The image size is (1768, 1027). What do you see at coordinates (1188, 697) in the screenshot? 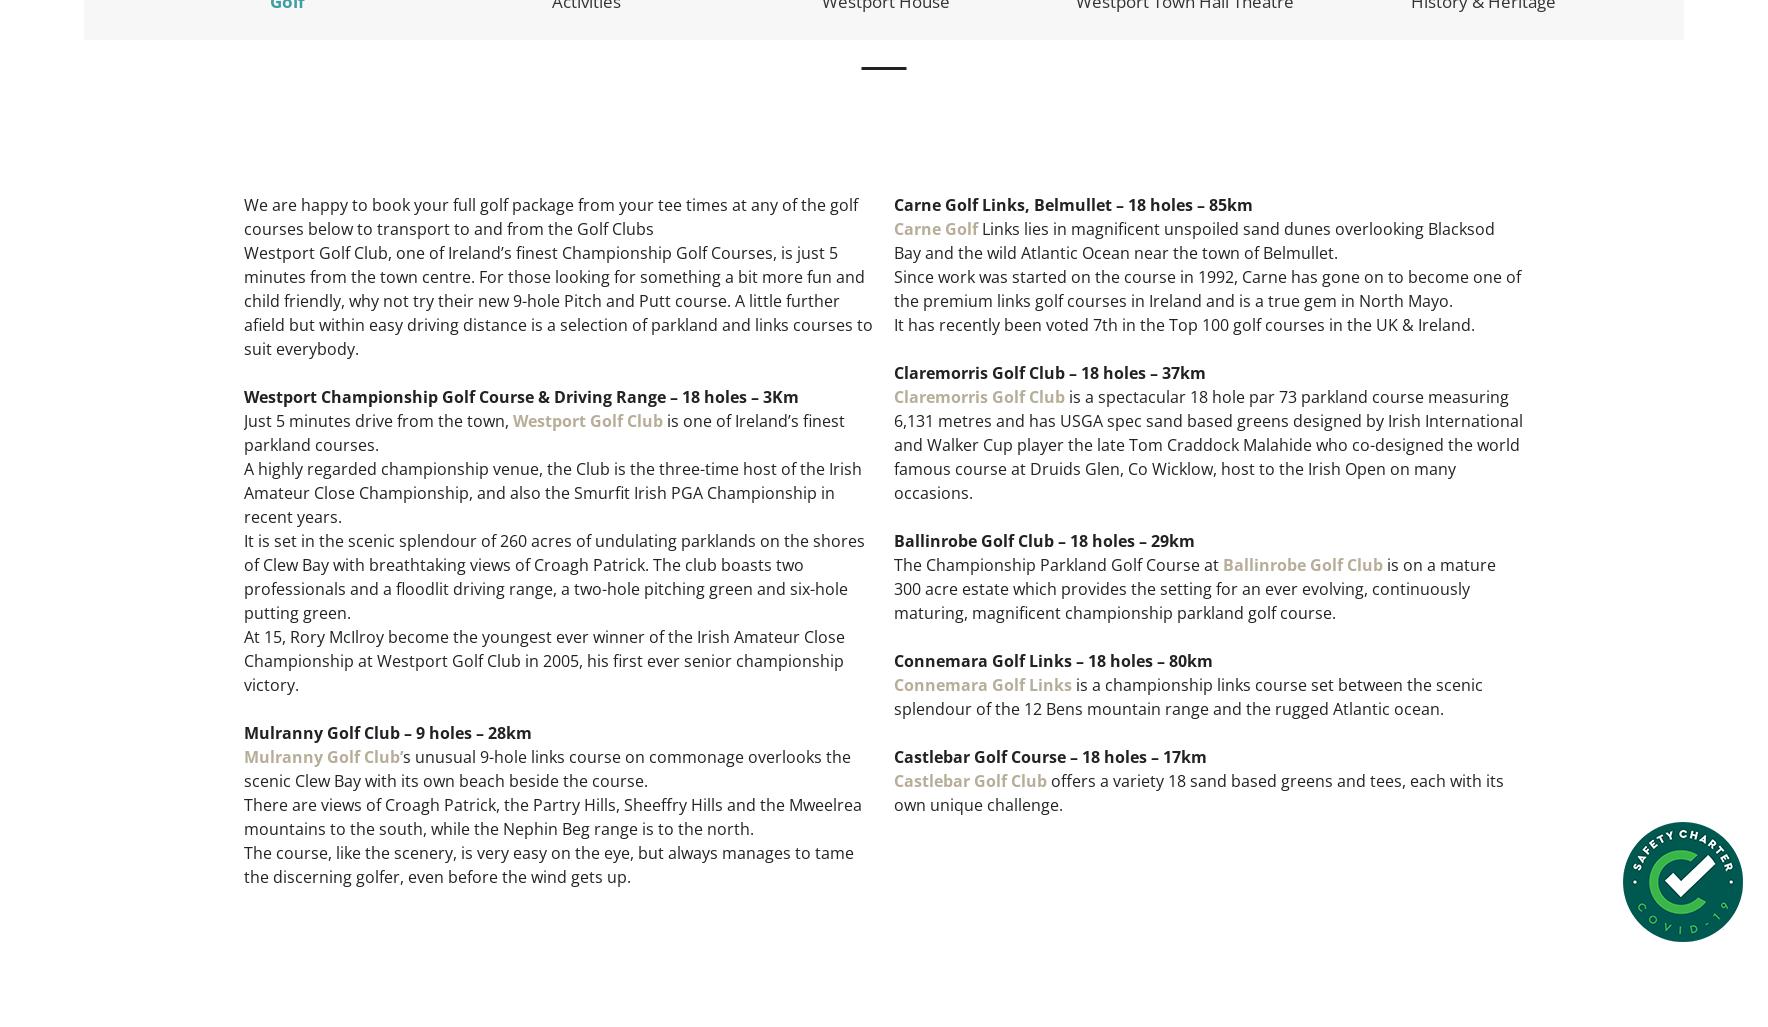
I see `'is a championship links course set between the scenic splendour of the 12 Bens mountain range and the rugged Atlantic ocean.'` at bounding box center [1188, 697].